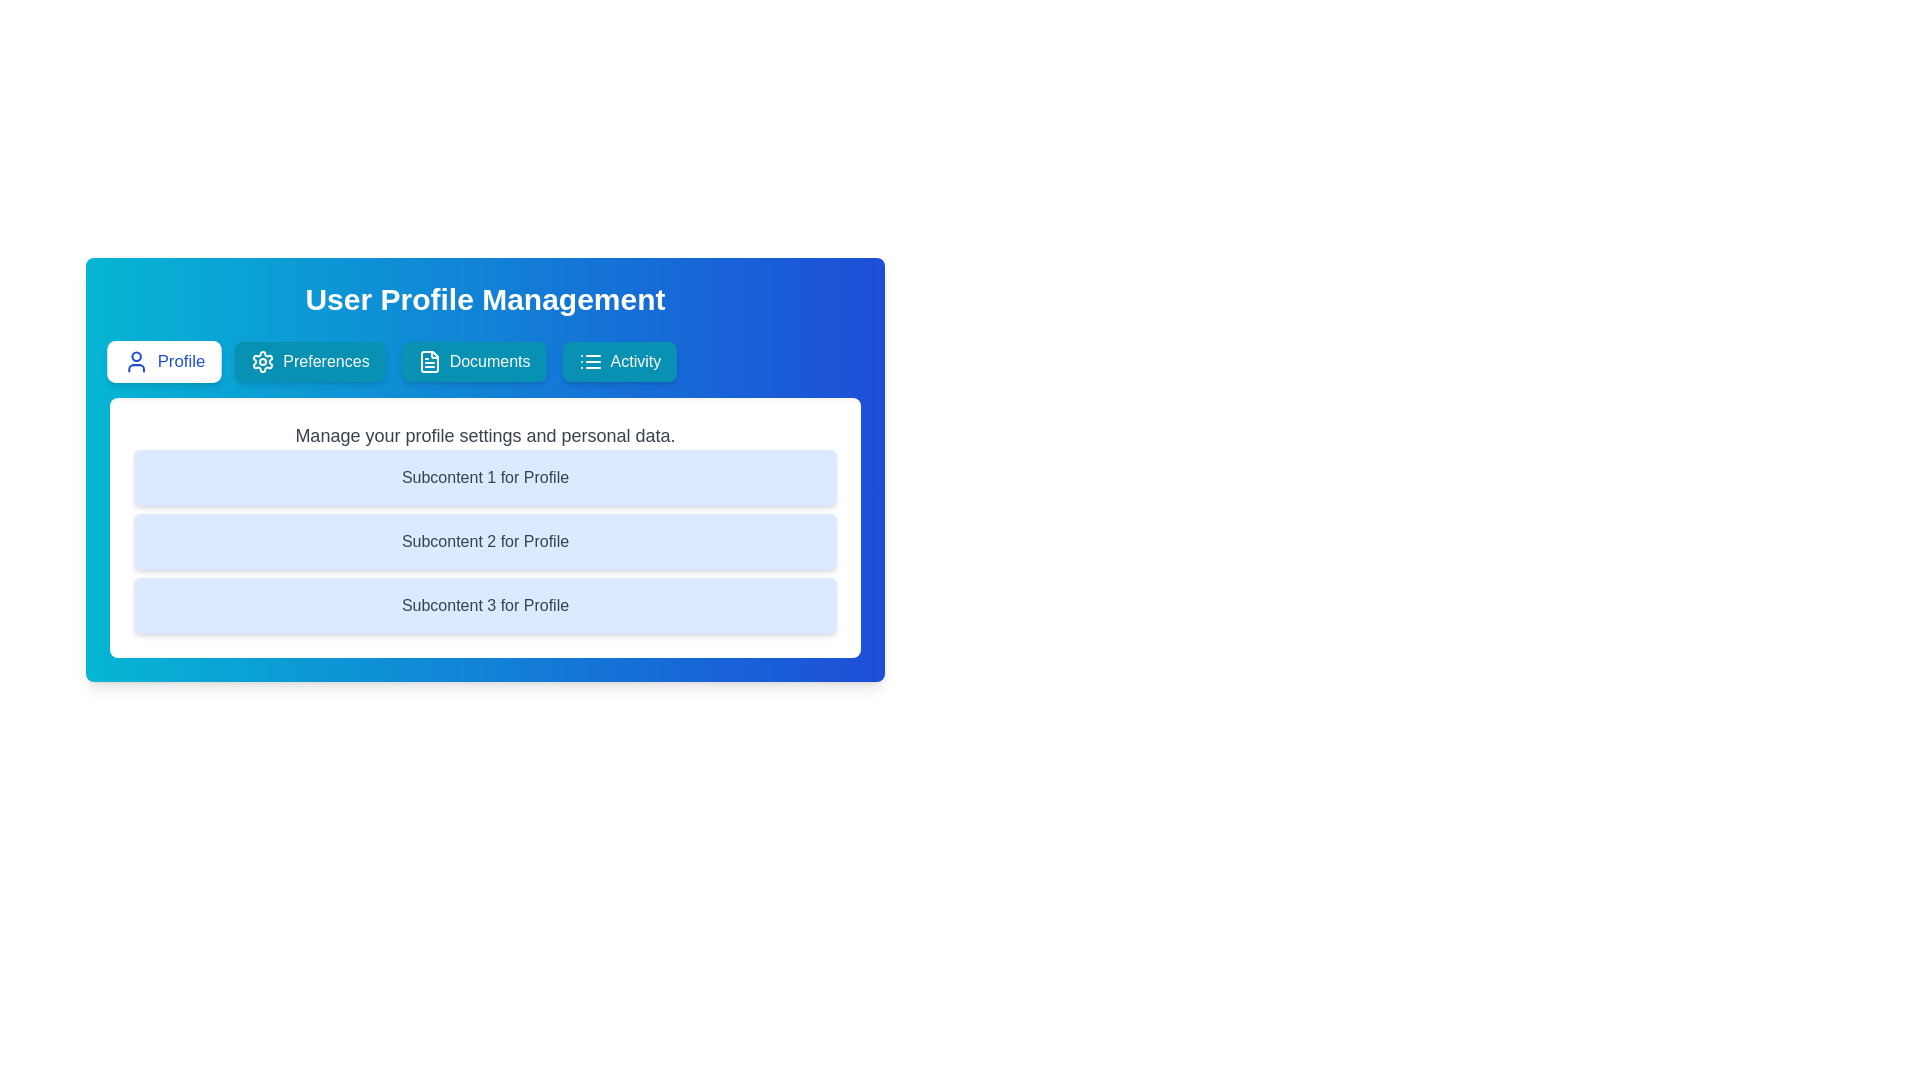 The width and height of the screenshot is (1920, 1080). I want to click on the circular gear-like icon within the blue 'Preferences' button located in the top navigation bar, so click(262, 362).